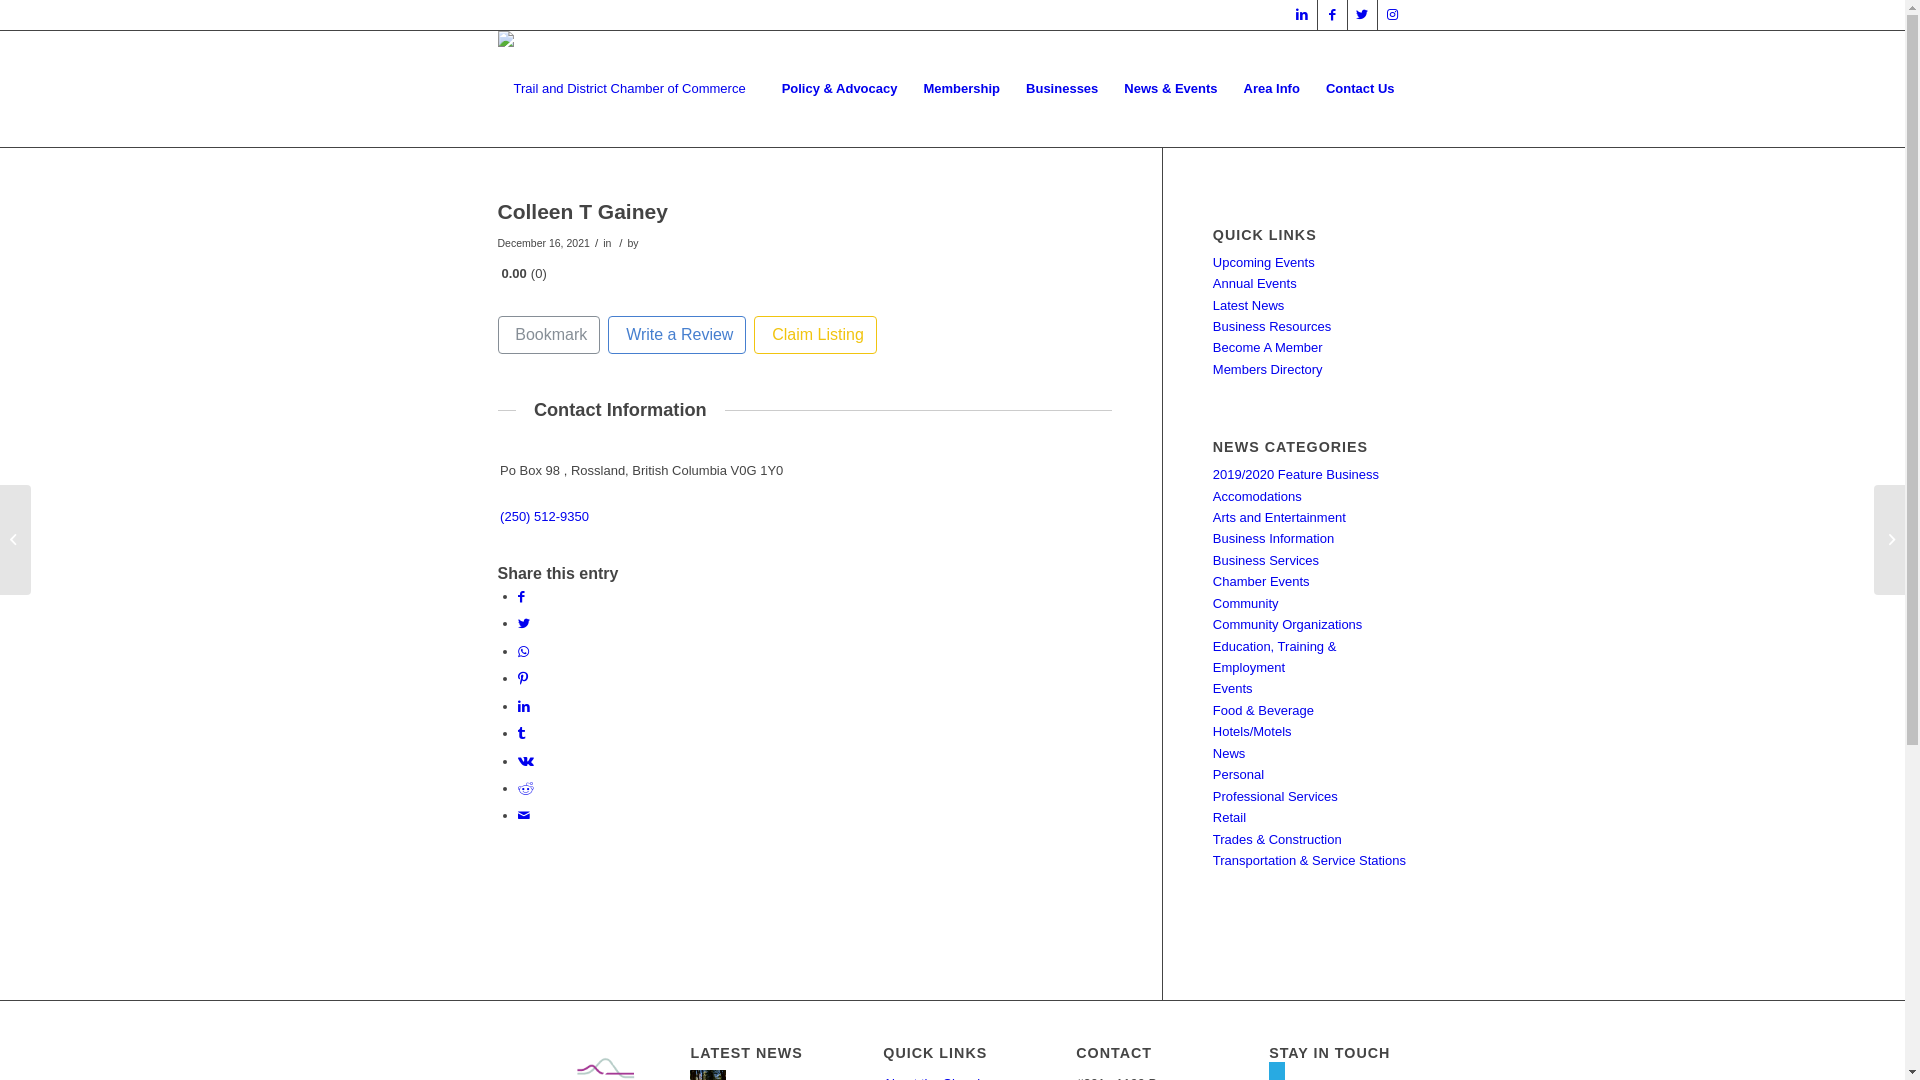  Describe the element at coordinates (1271, 87) in the screenshot. I see `'Area Info'` at that location.